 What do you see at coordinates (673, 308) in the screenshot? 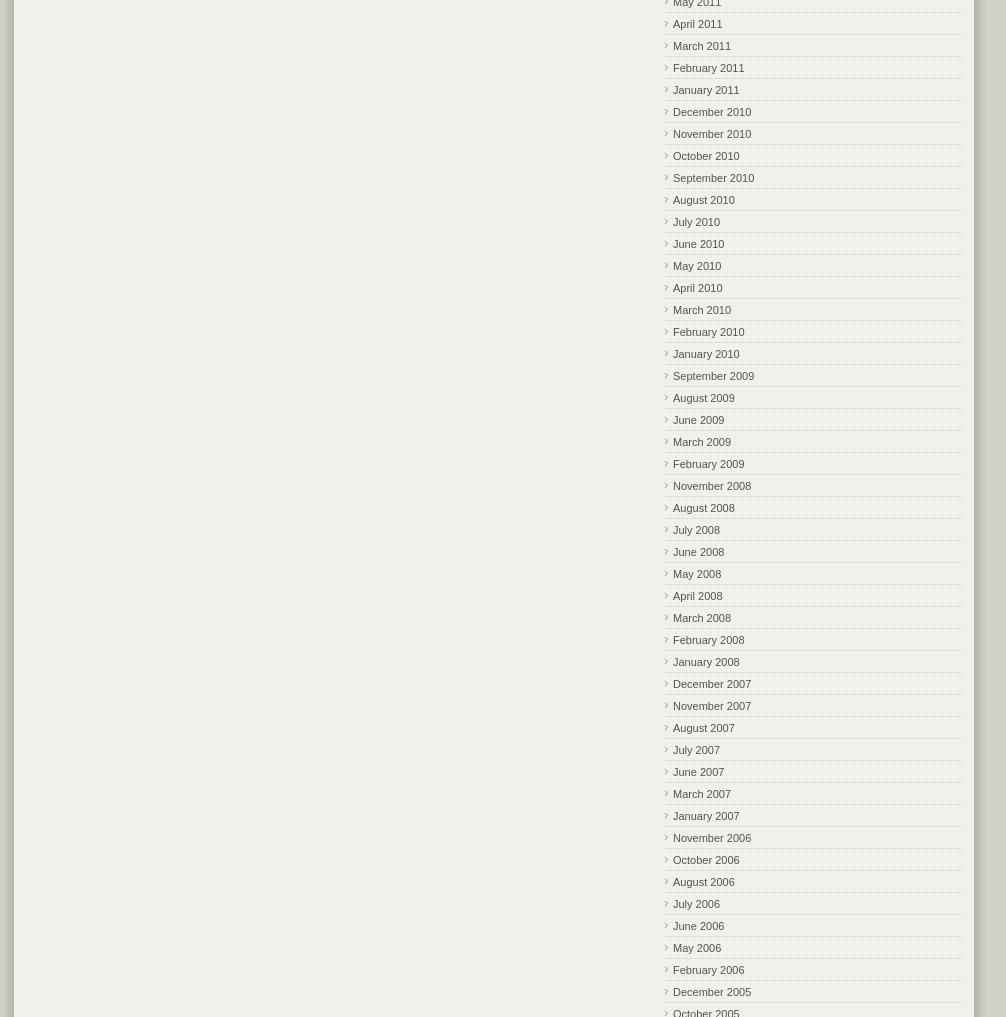
I see `'March 2010'` at bounding box center [673, 308].